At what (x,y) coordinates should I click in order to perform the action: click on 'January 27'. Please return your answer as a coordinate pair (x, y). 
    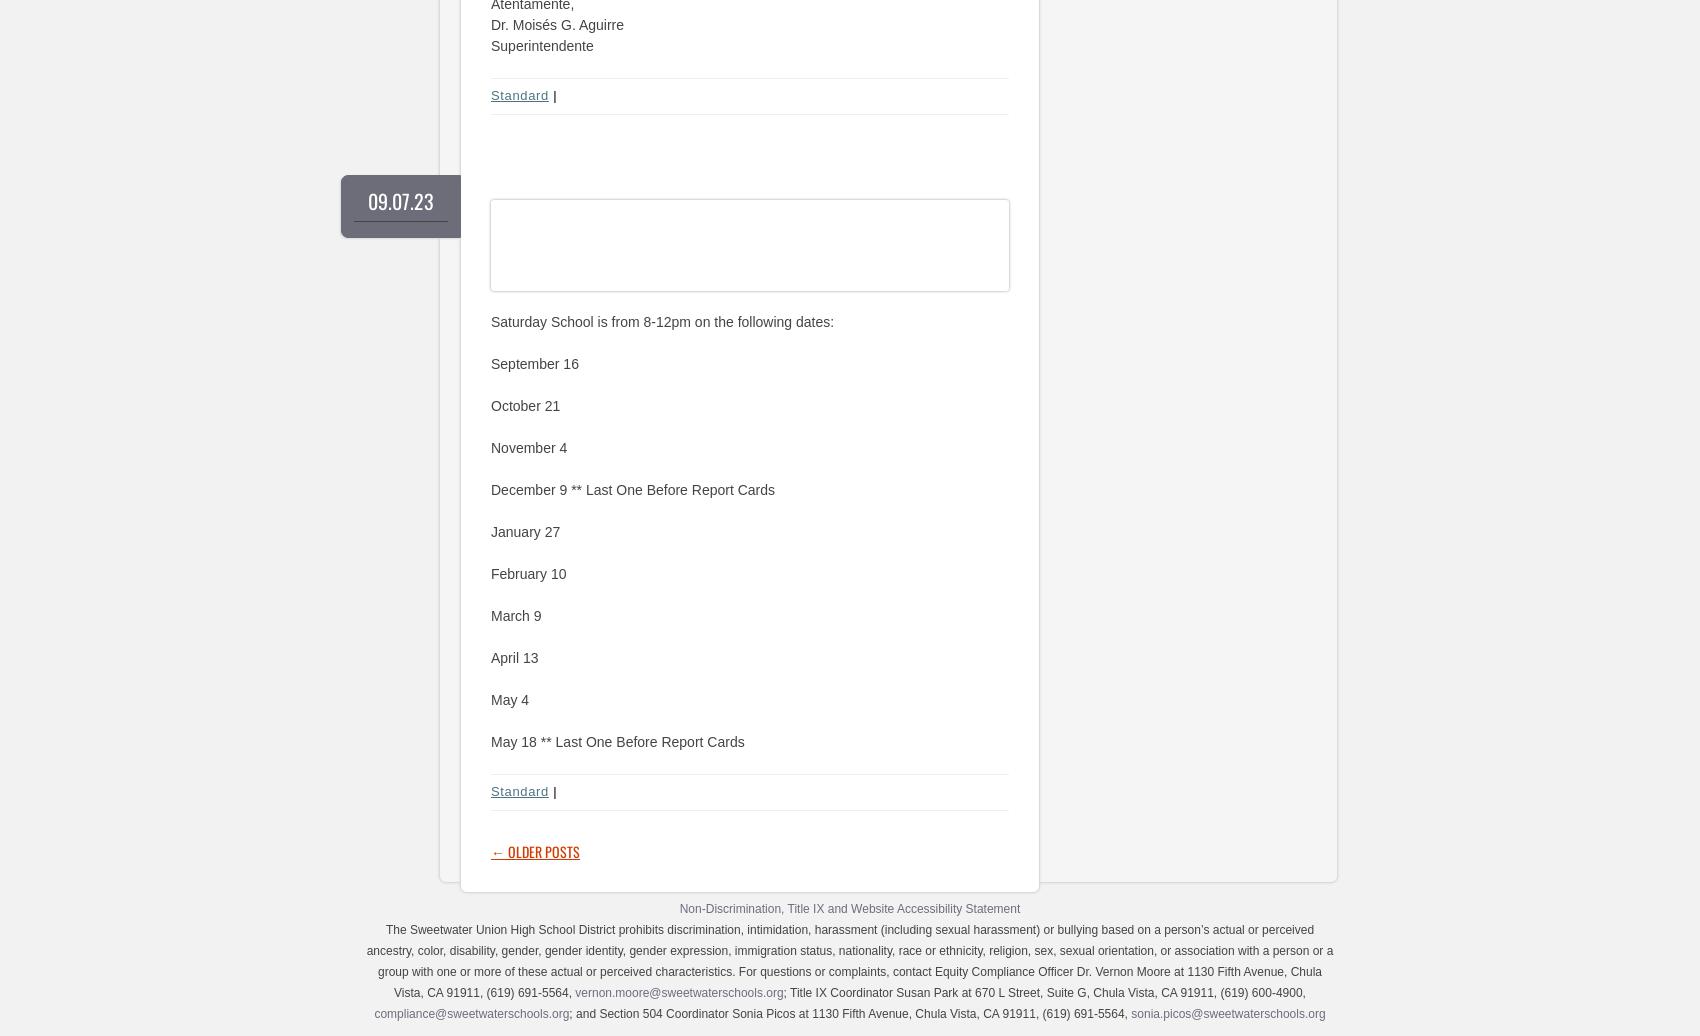
    Looking at the image, I should click on (525, 530).